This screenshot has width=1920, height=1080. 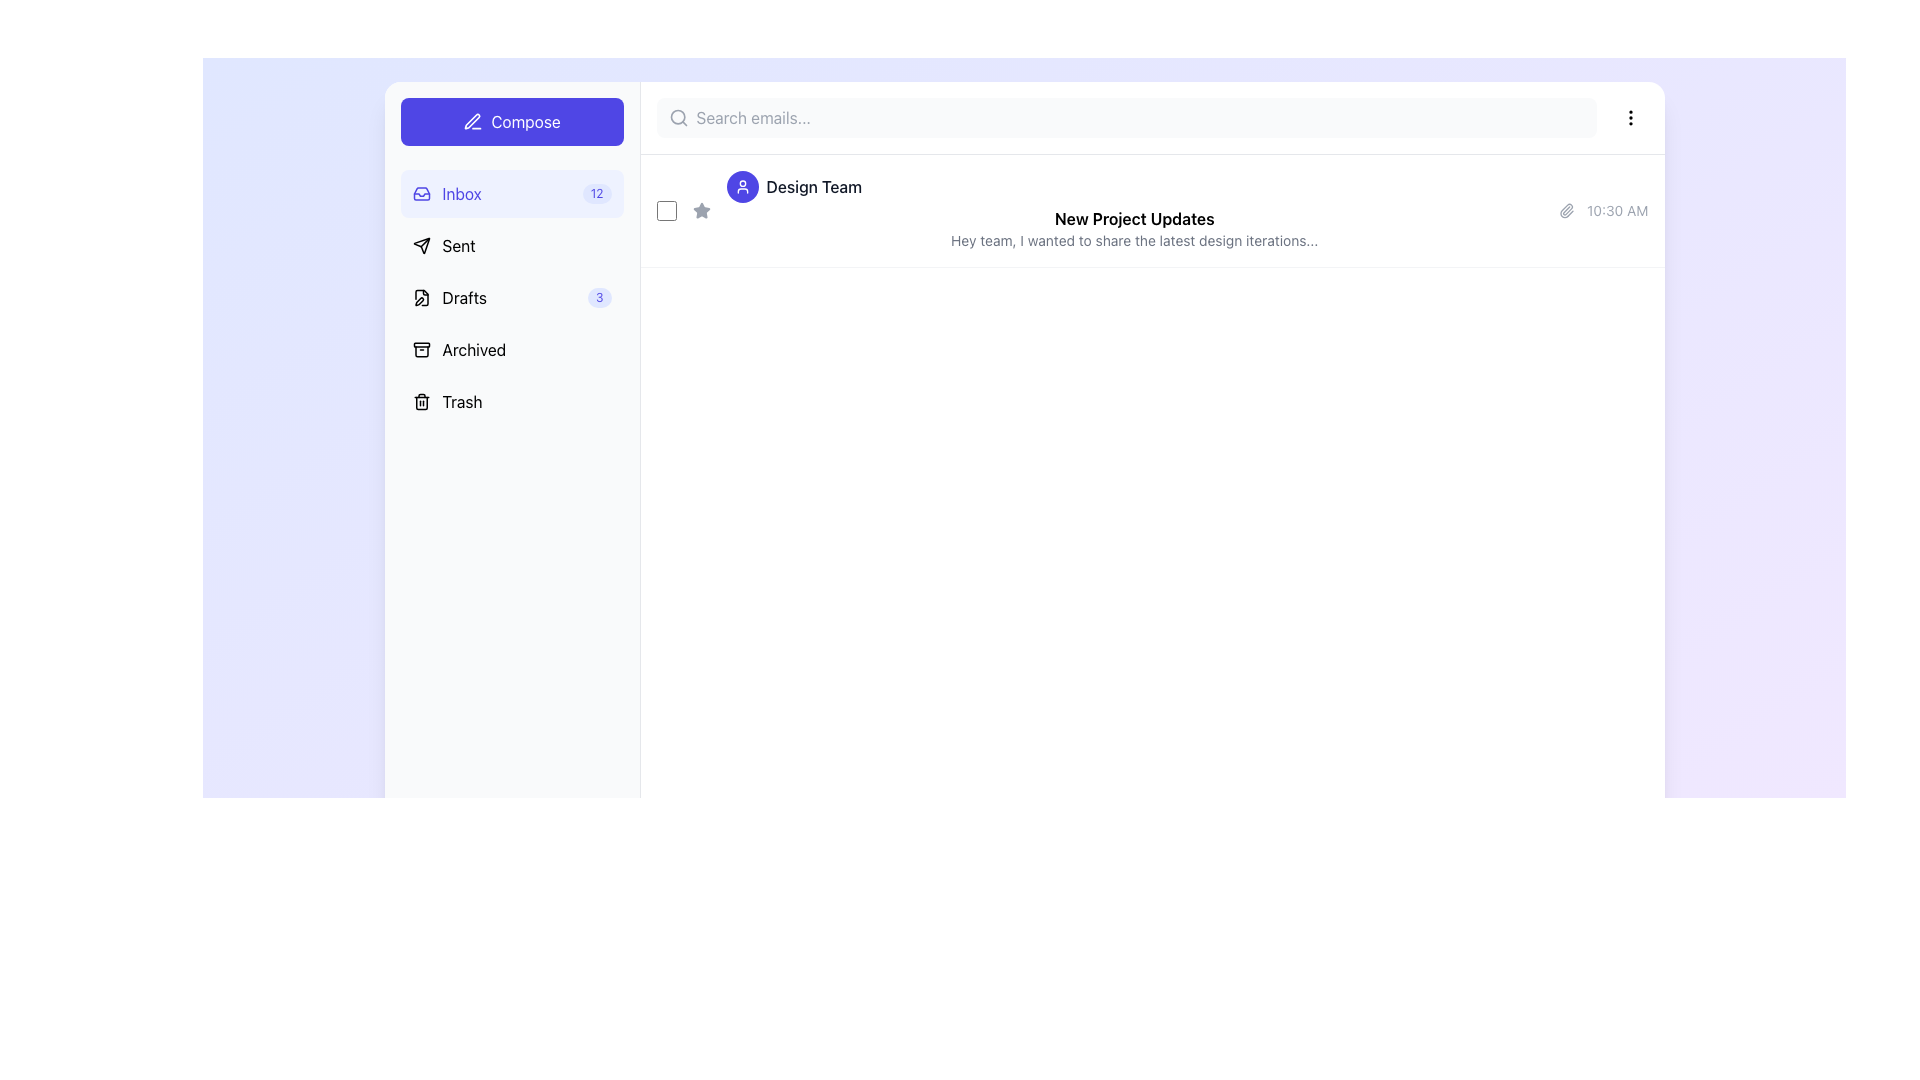 What do you see at coordinates (1603, 211) in the screenshot?
I see `the Timestamp display with an attachment indicator showing '10:30 AM' and an attachment icon on the far right side of the message row` at bounding box center [1603, 211].